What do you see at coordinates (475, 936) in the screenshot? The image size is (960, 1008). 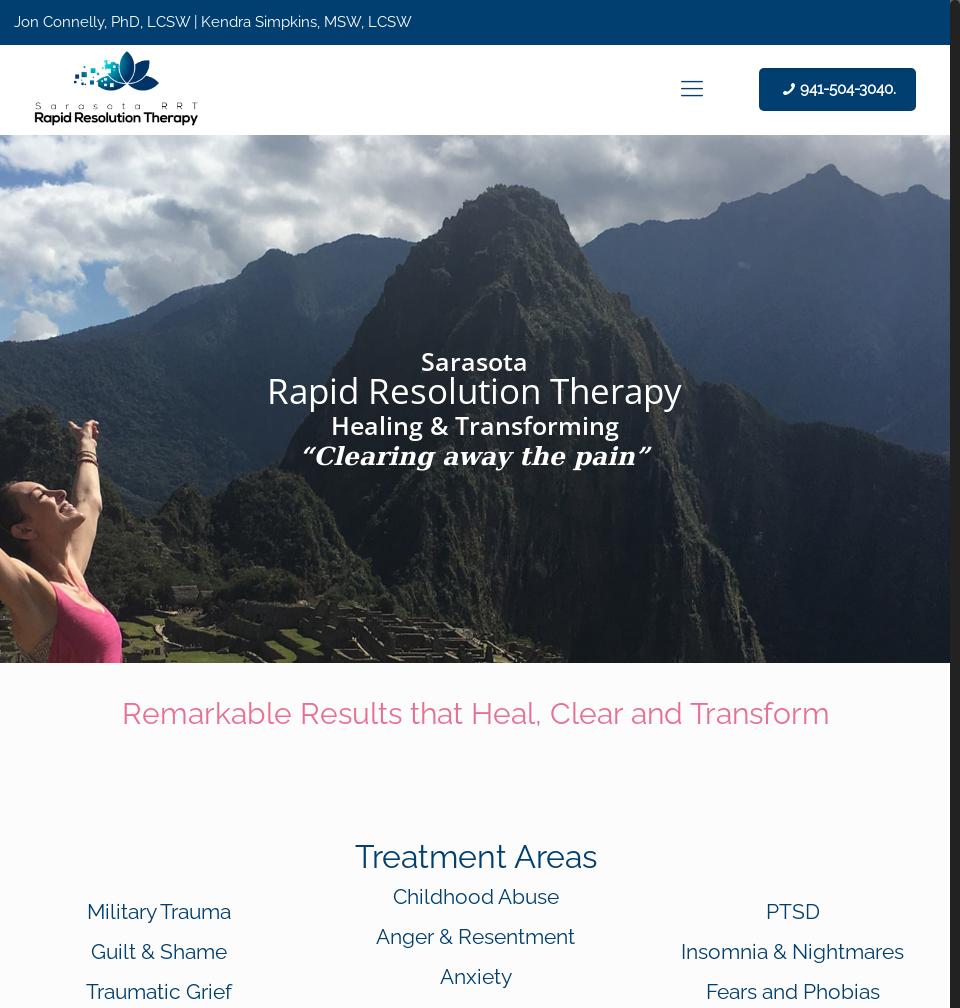 I see `'Anger & Resentment'` at bounding box center [475, 936].